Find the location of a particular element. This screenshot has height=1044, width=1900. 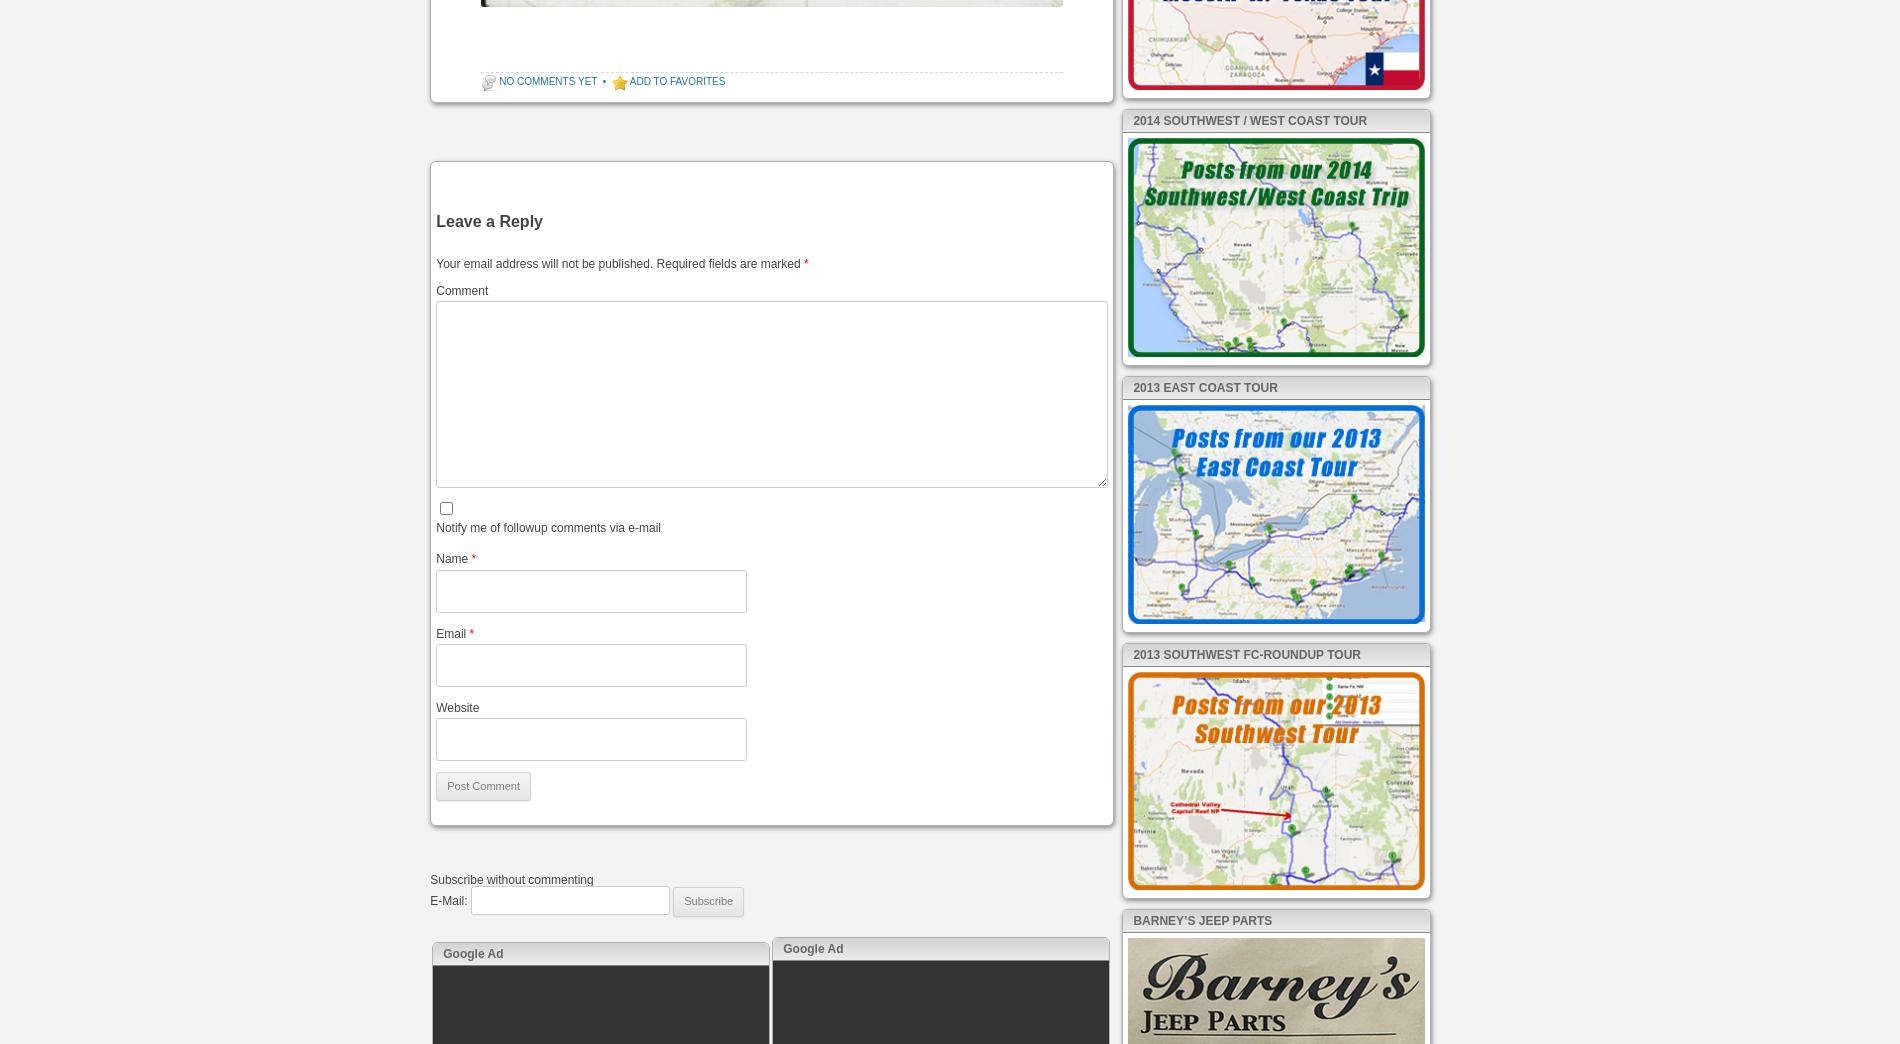

'Your email address will not be published.' is located at coordinates (544, 261).